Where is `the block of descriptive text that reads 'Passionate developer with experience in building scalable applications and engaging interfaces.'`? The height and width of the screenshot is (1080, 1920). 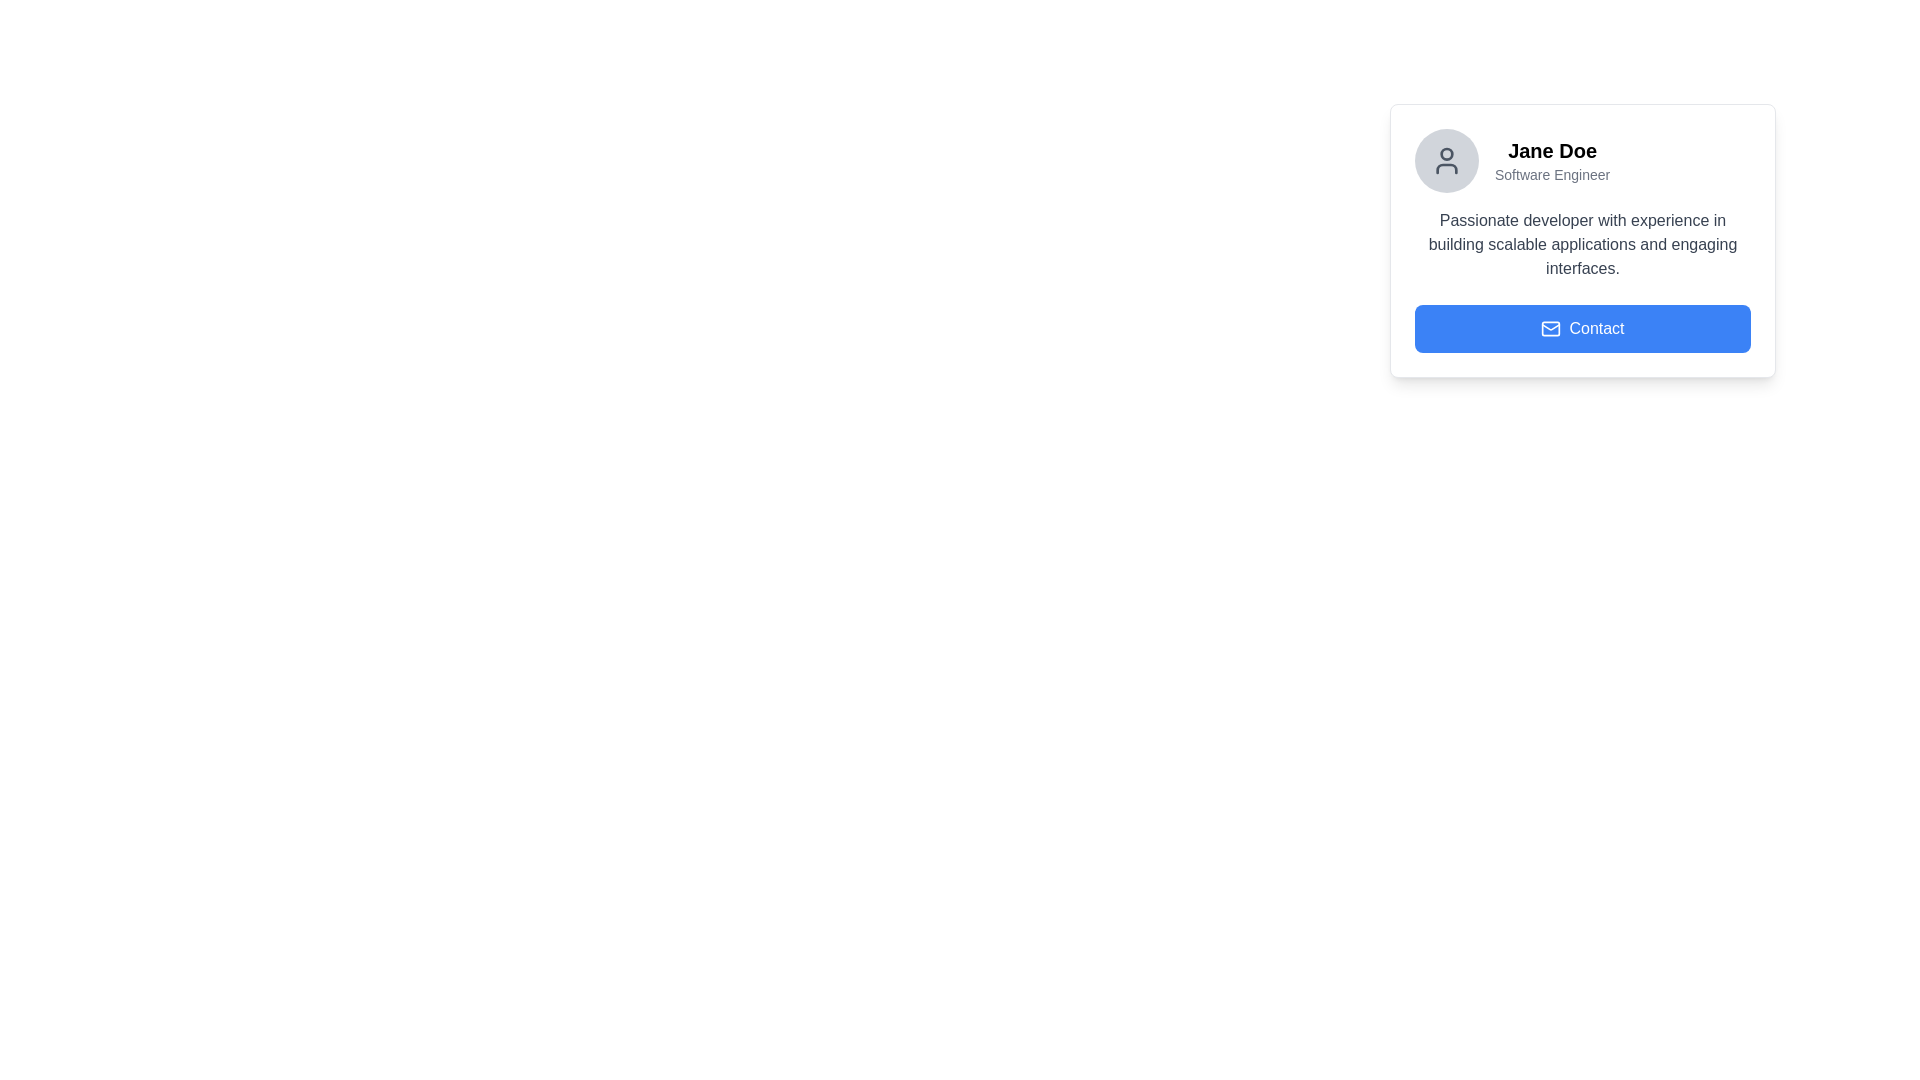 the block of descriptive text that reads 'Passionate developer with experience in building scalable applications and engaging interfaces.' is located at coordinates (1582, 244).